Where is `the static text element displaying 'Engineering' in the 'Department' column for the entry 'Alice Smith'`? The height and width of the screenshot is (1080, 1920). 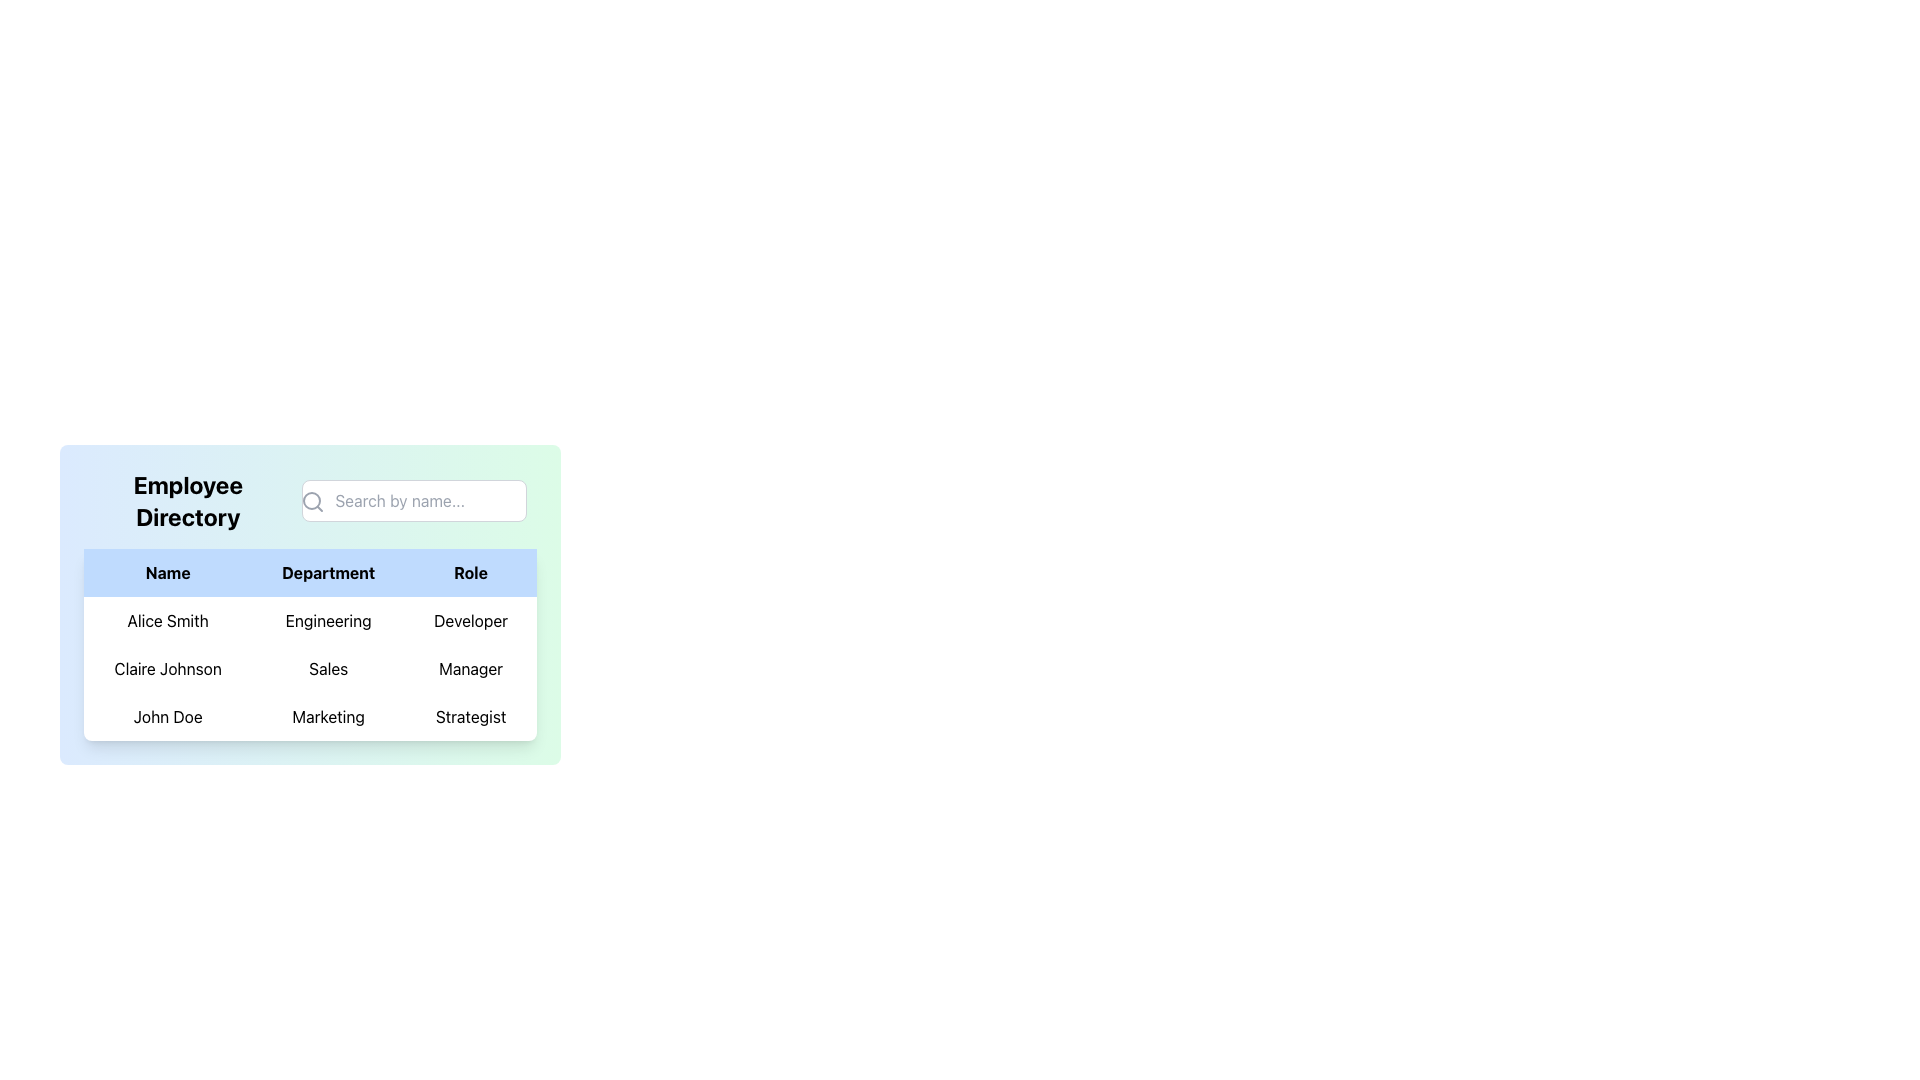
the static text element displaying 'Engineering' in the 'Department' column for the entry 'Alice Smith' is located at coordinates (328, 620).